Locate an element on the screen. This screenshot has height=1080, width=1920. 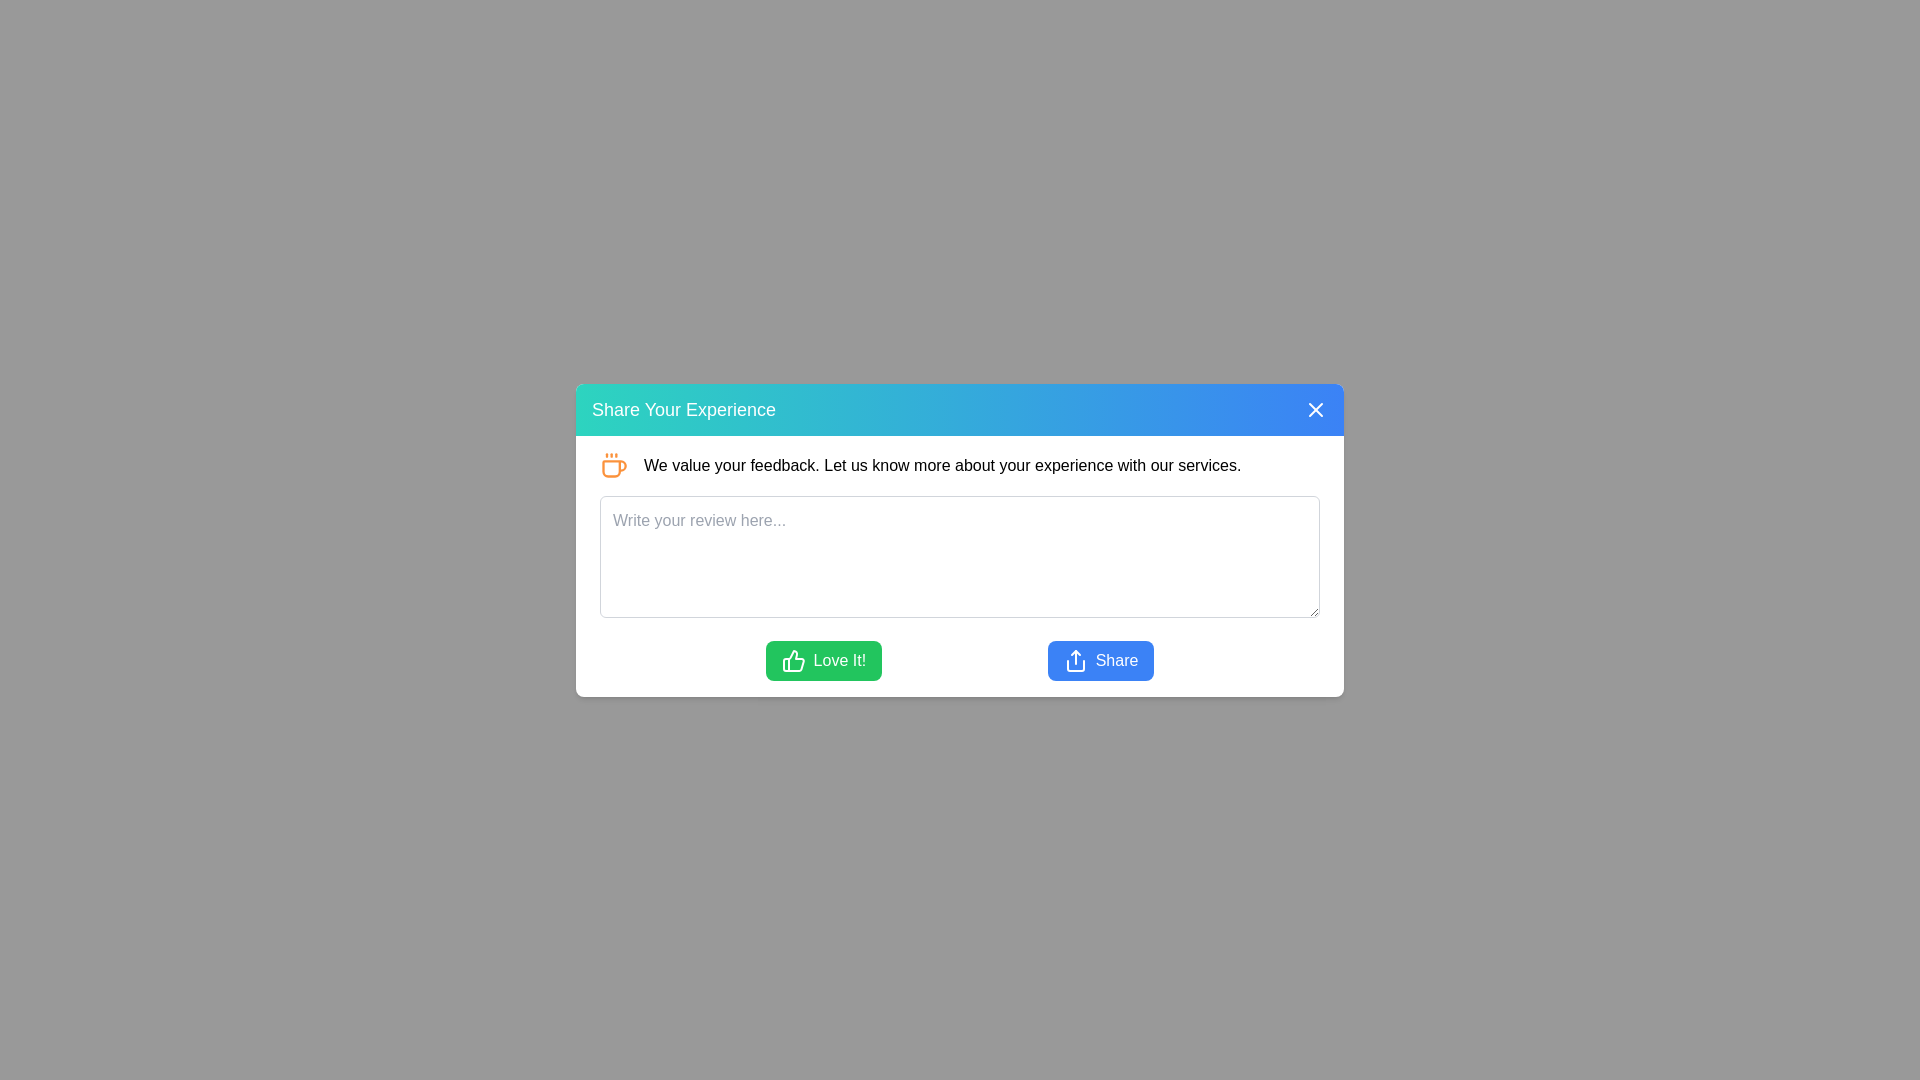
the text label displaying 'Love It!' with a white font on a green background, located at the bottom-center of a modal dialog is located at coordinates (839, 660).